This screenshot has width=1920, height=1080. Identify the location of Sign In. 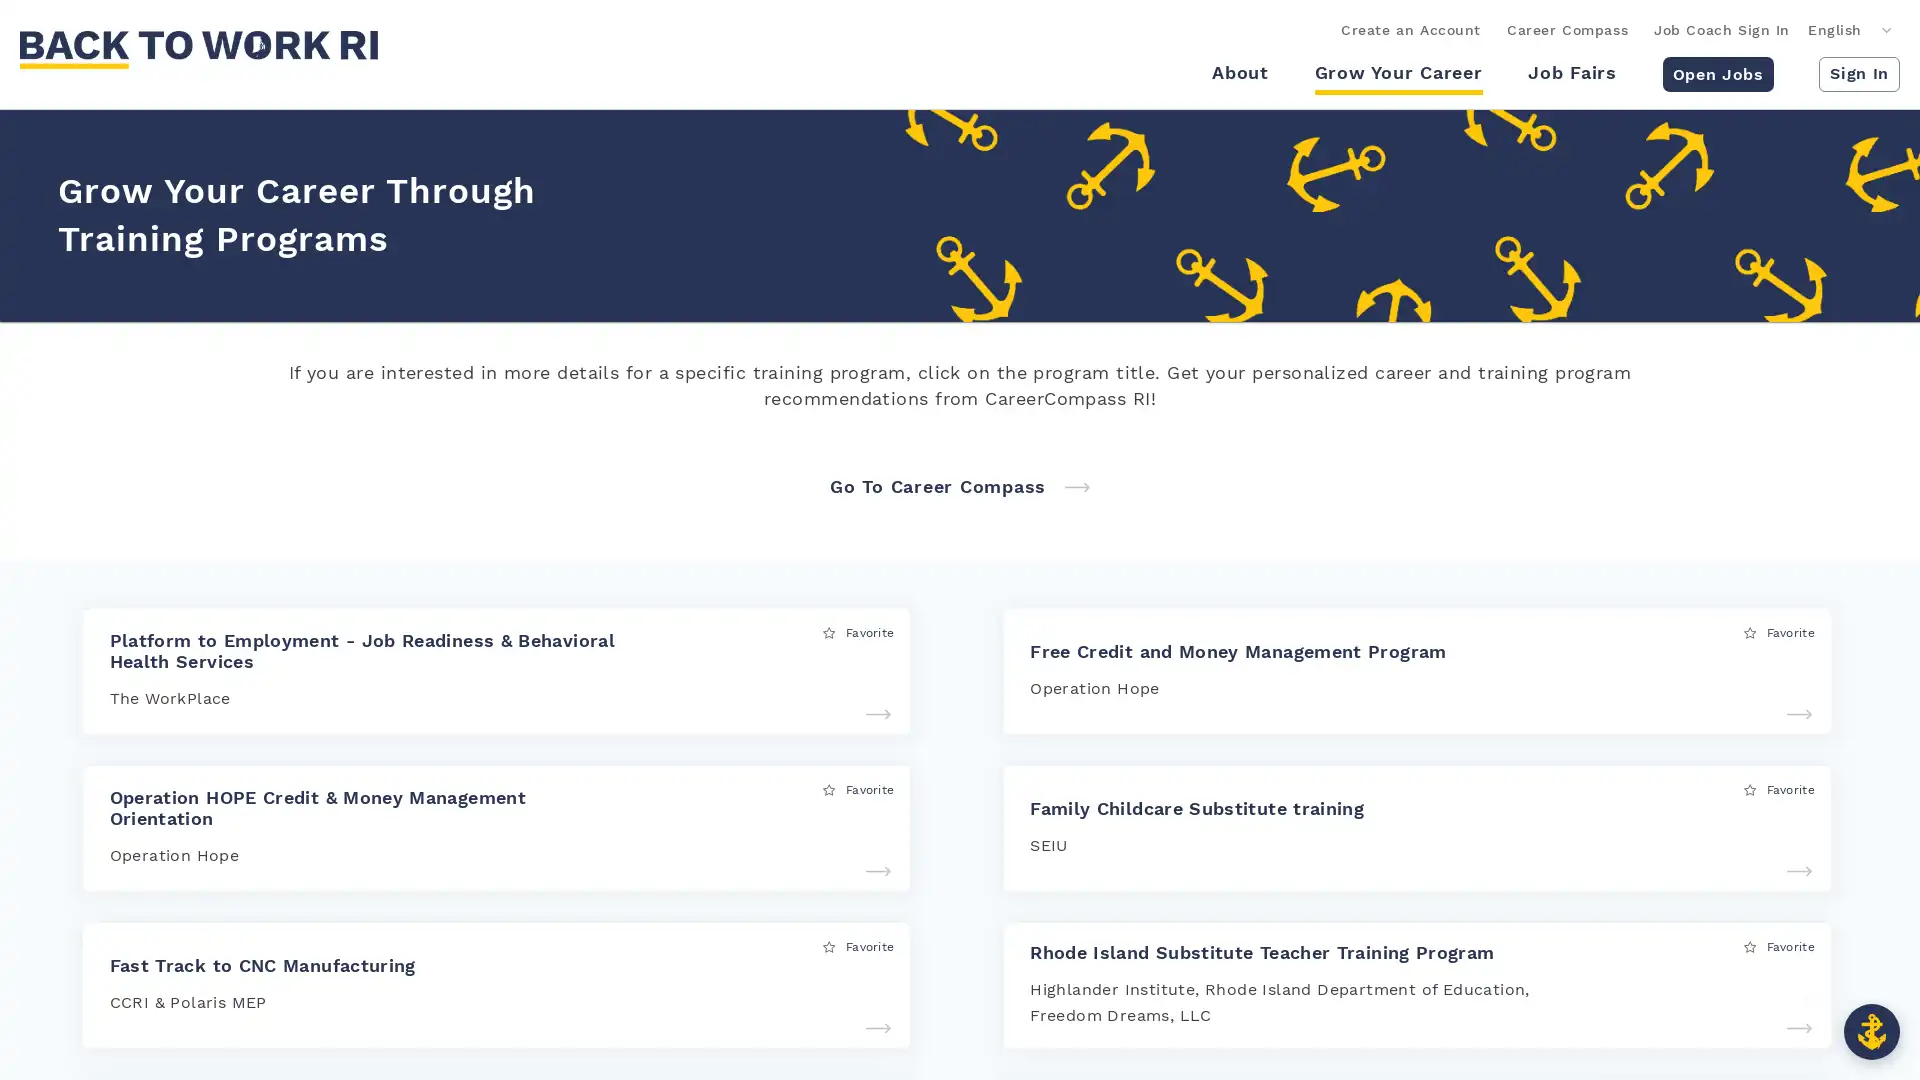
(1858, 72).